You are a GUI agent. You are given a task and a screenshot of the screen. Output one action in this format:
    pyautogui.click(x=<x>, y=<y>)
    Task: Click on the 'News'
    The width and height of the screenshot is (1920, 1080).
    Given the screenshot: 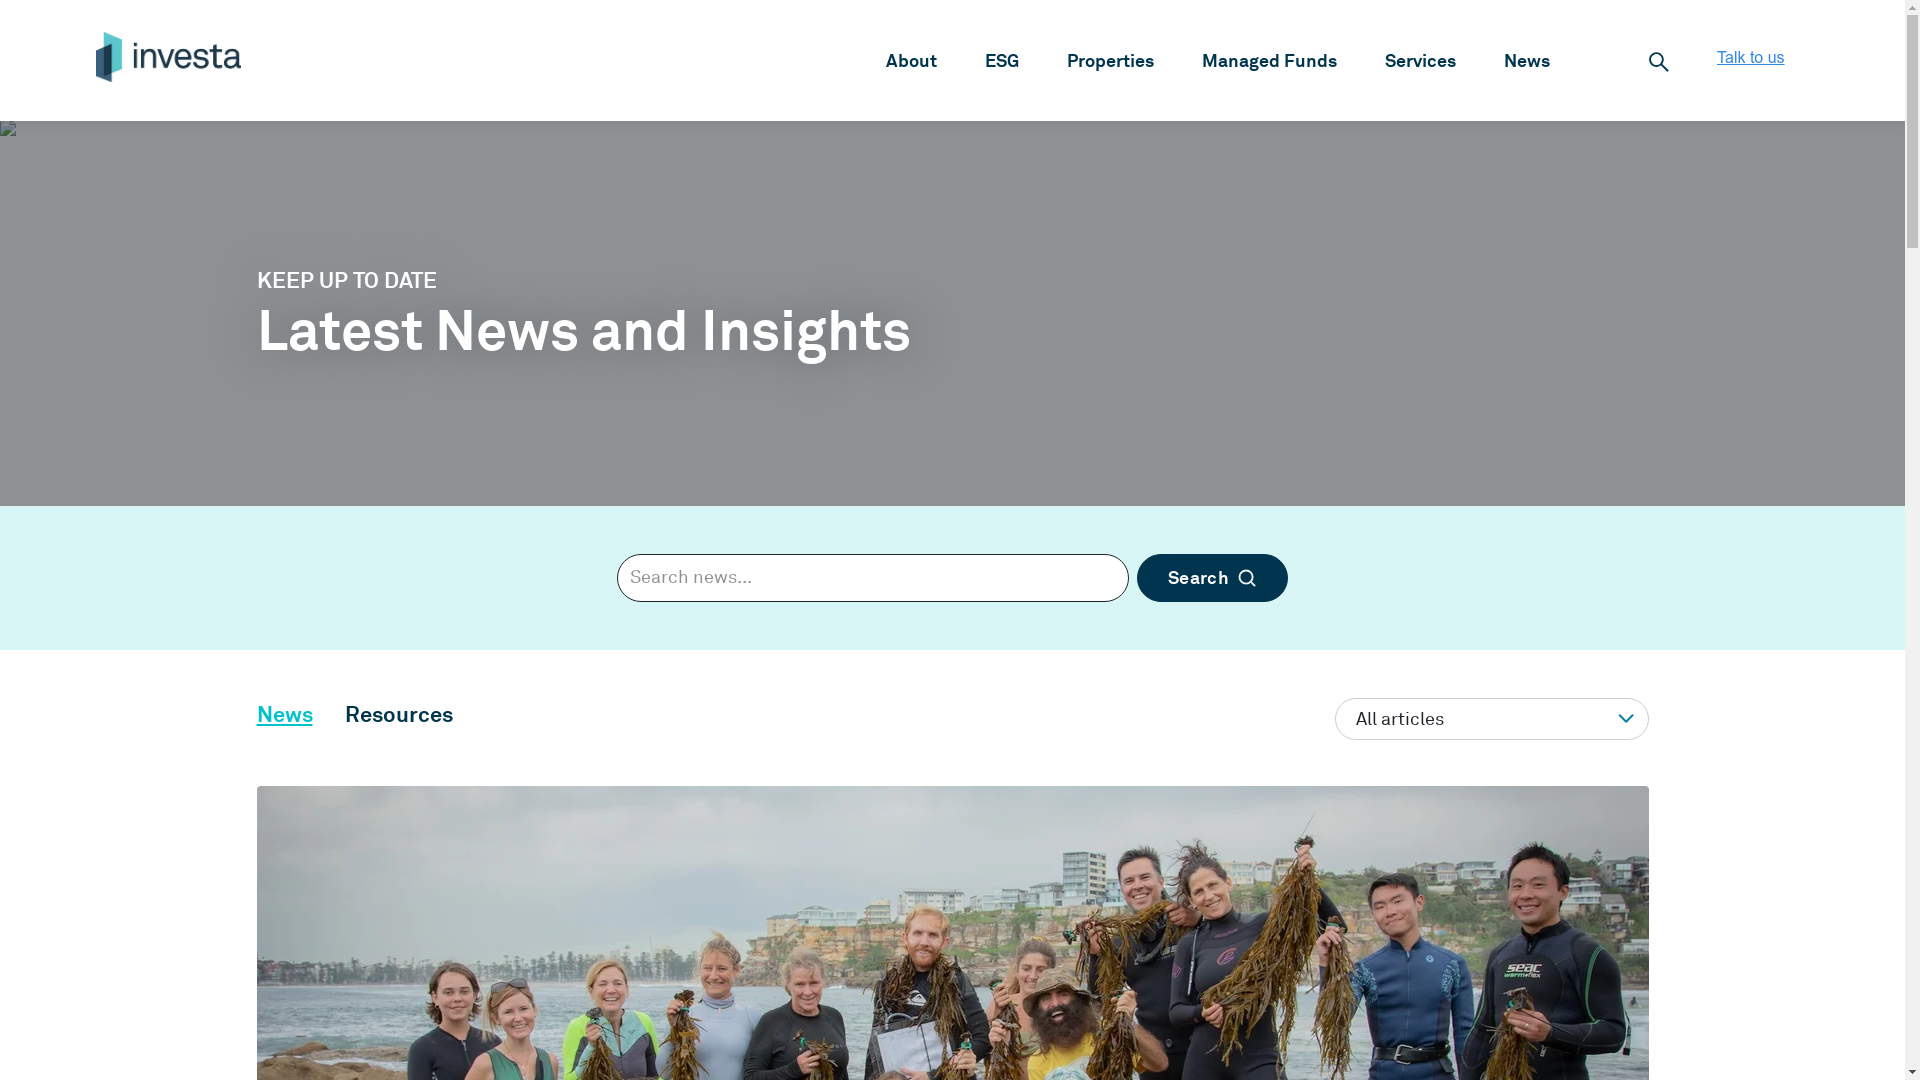 What is the action you would take?
    pyautogui.click(x=282, y=712)
    